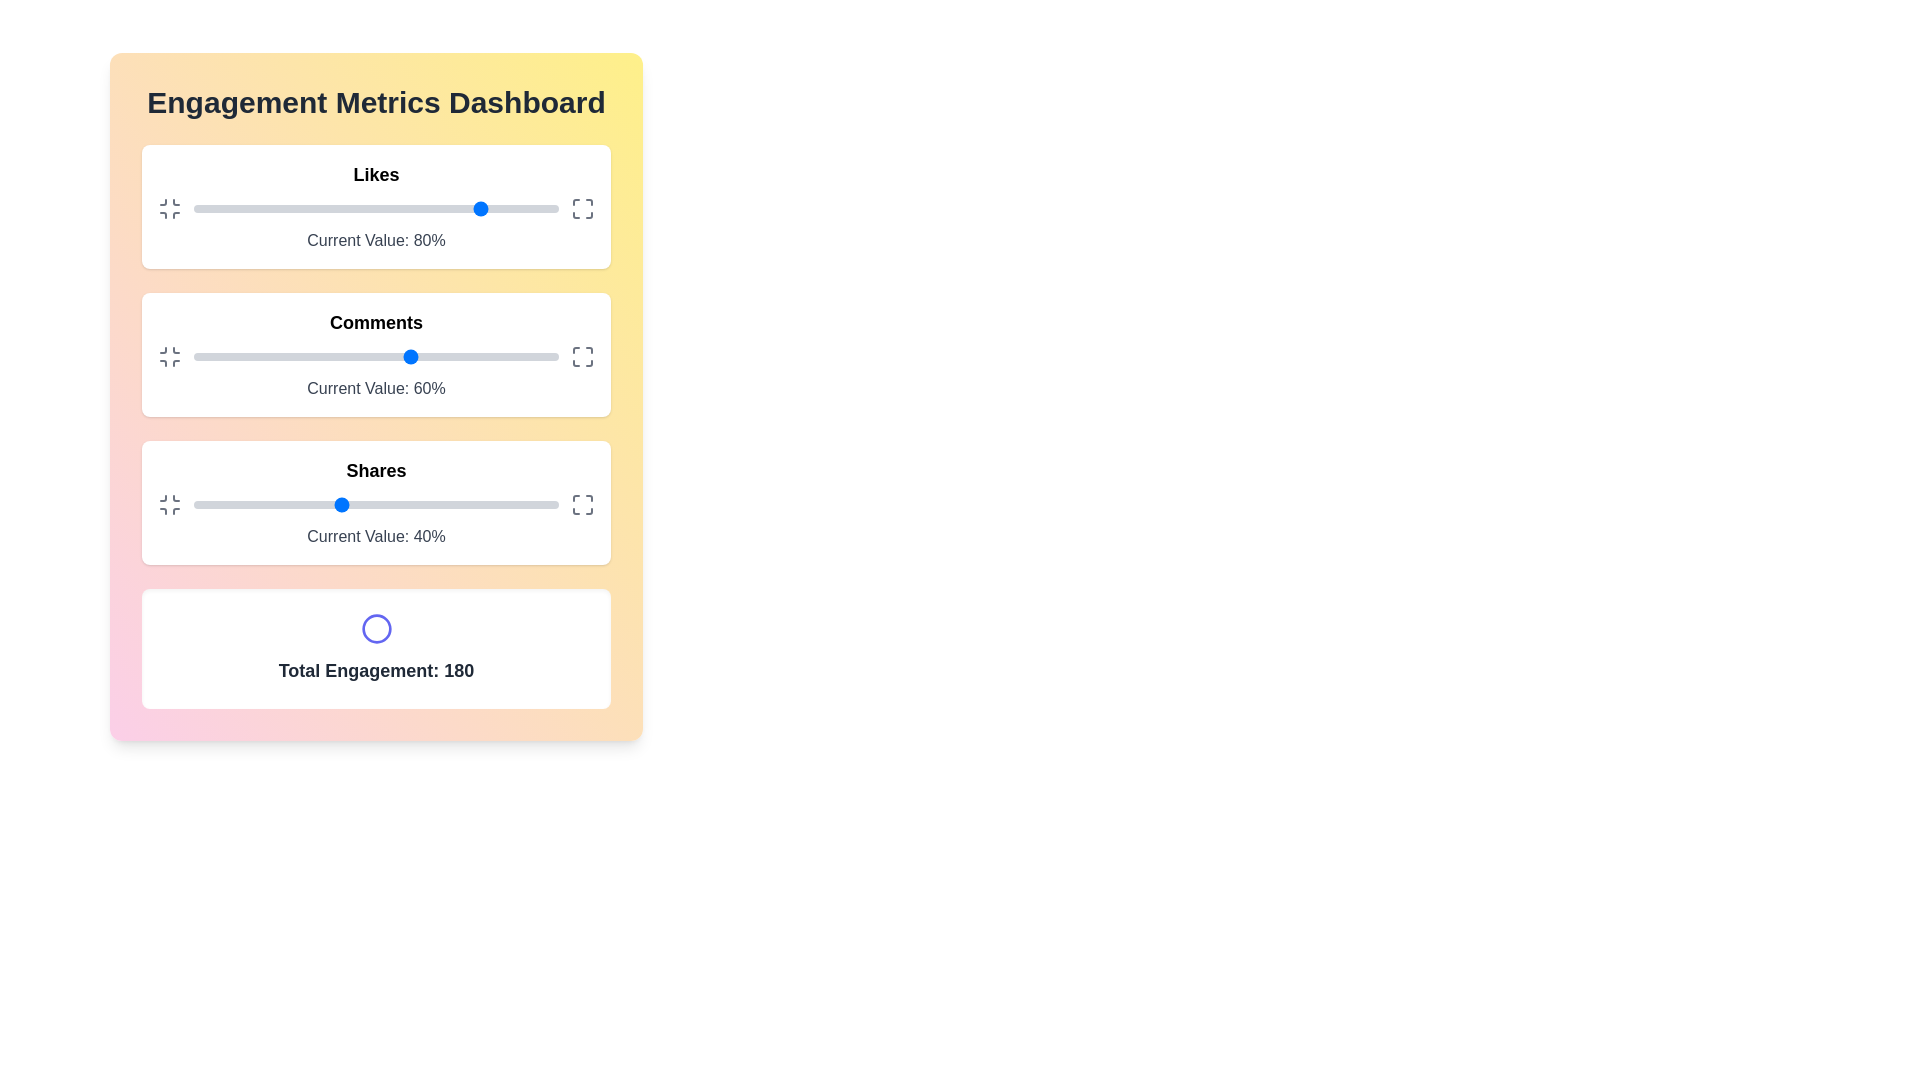 Image resolution: width=1920 pixels, height=1080 pixels. What do you see at coordinates (485, 208) in the screenshot?
I see `the 'Likes' slider` at bounding box center [485, 208].